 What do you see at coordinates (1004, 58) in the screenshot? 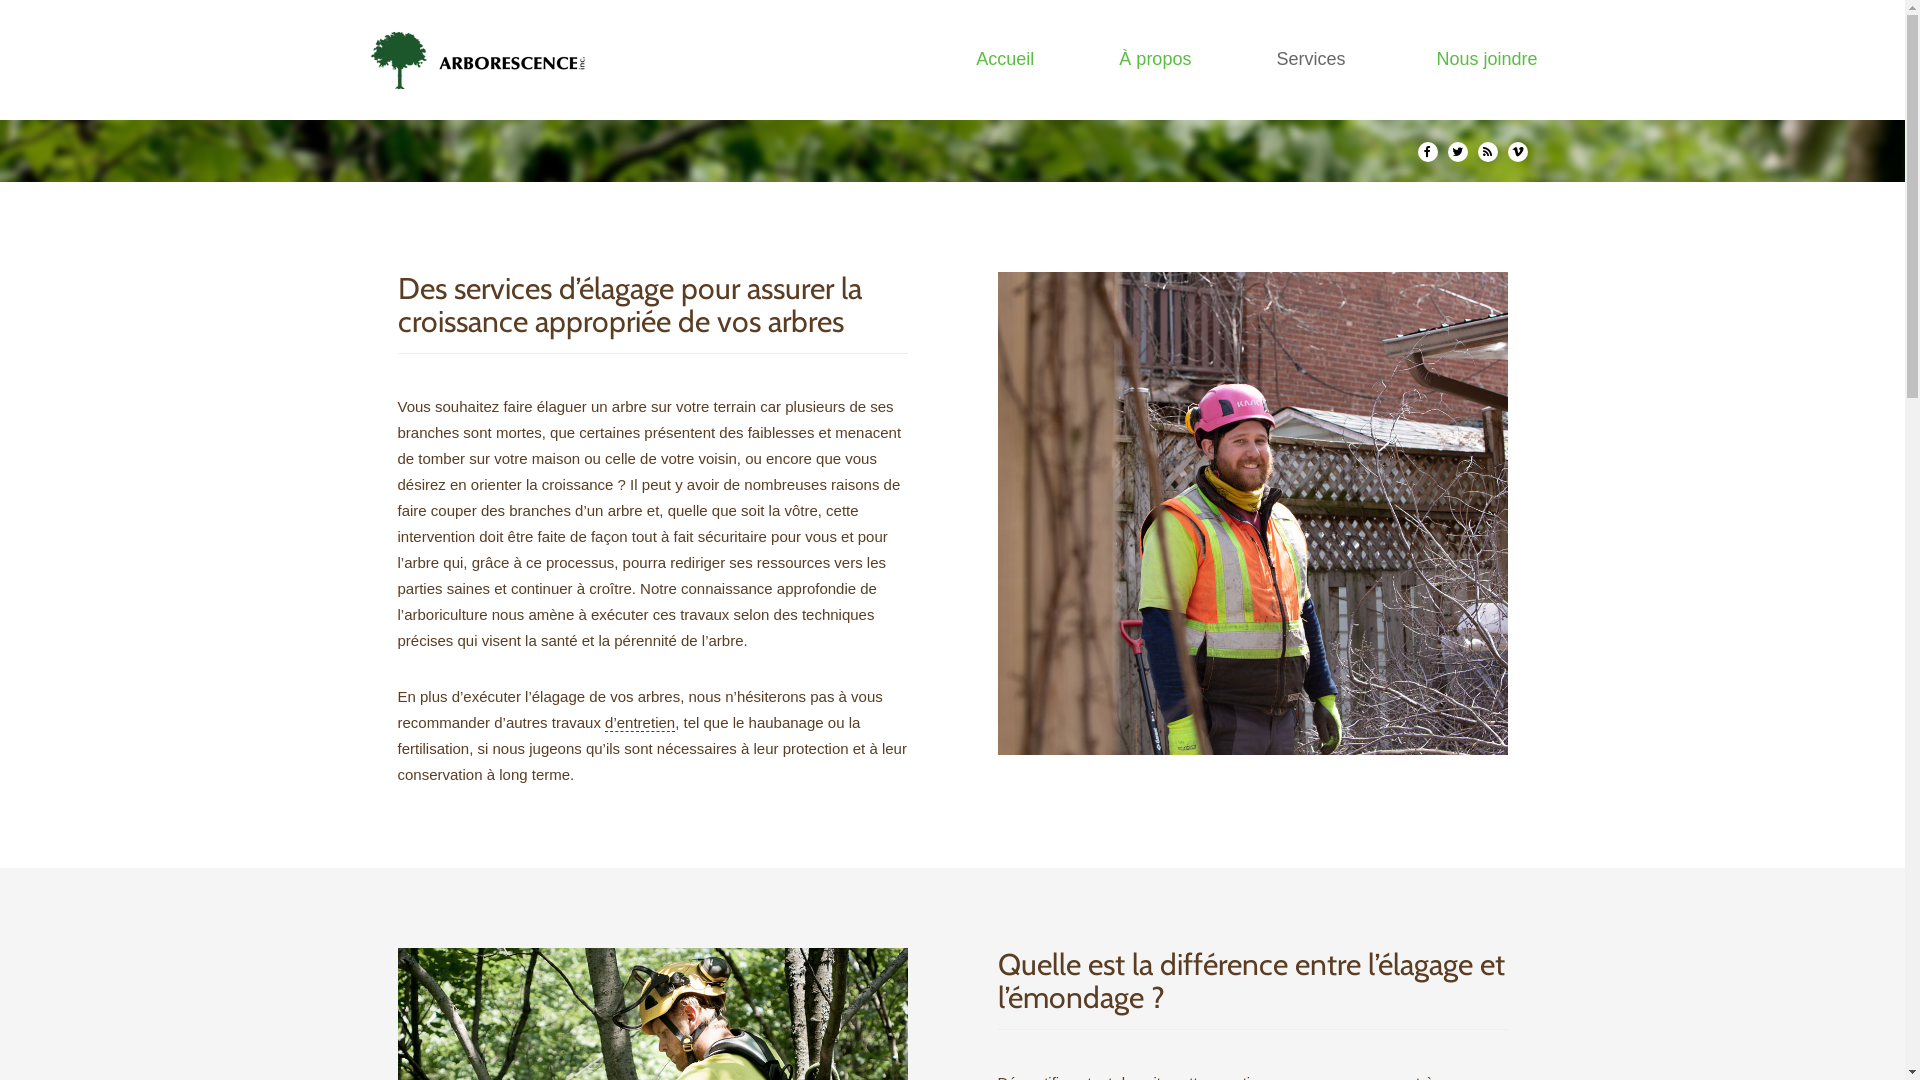
I see `'Accueil'` at bounding box center [1004, 58].